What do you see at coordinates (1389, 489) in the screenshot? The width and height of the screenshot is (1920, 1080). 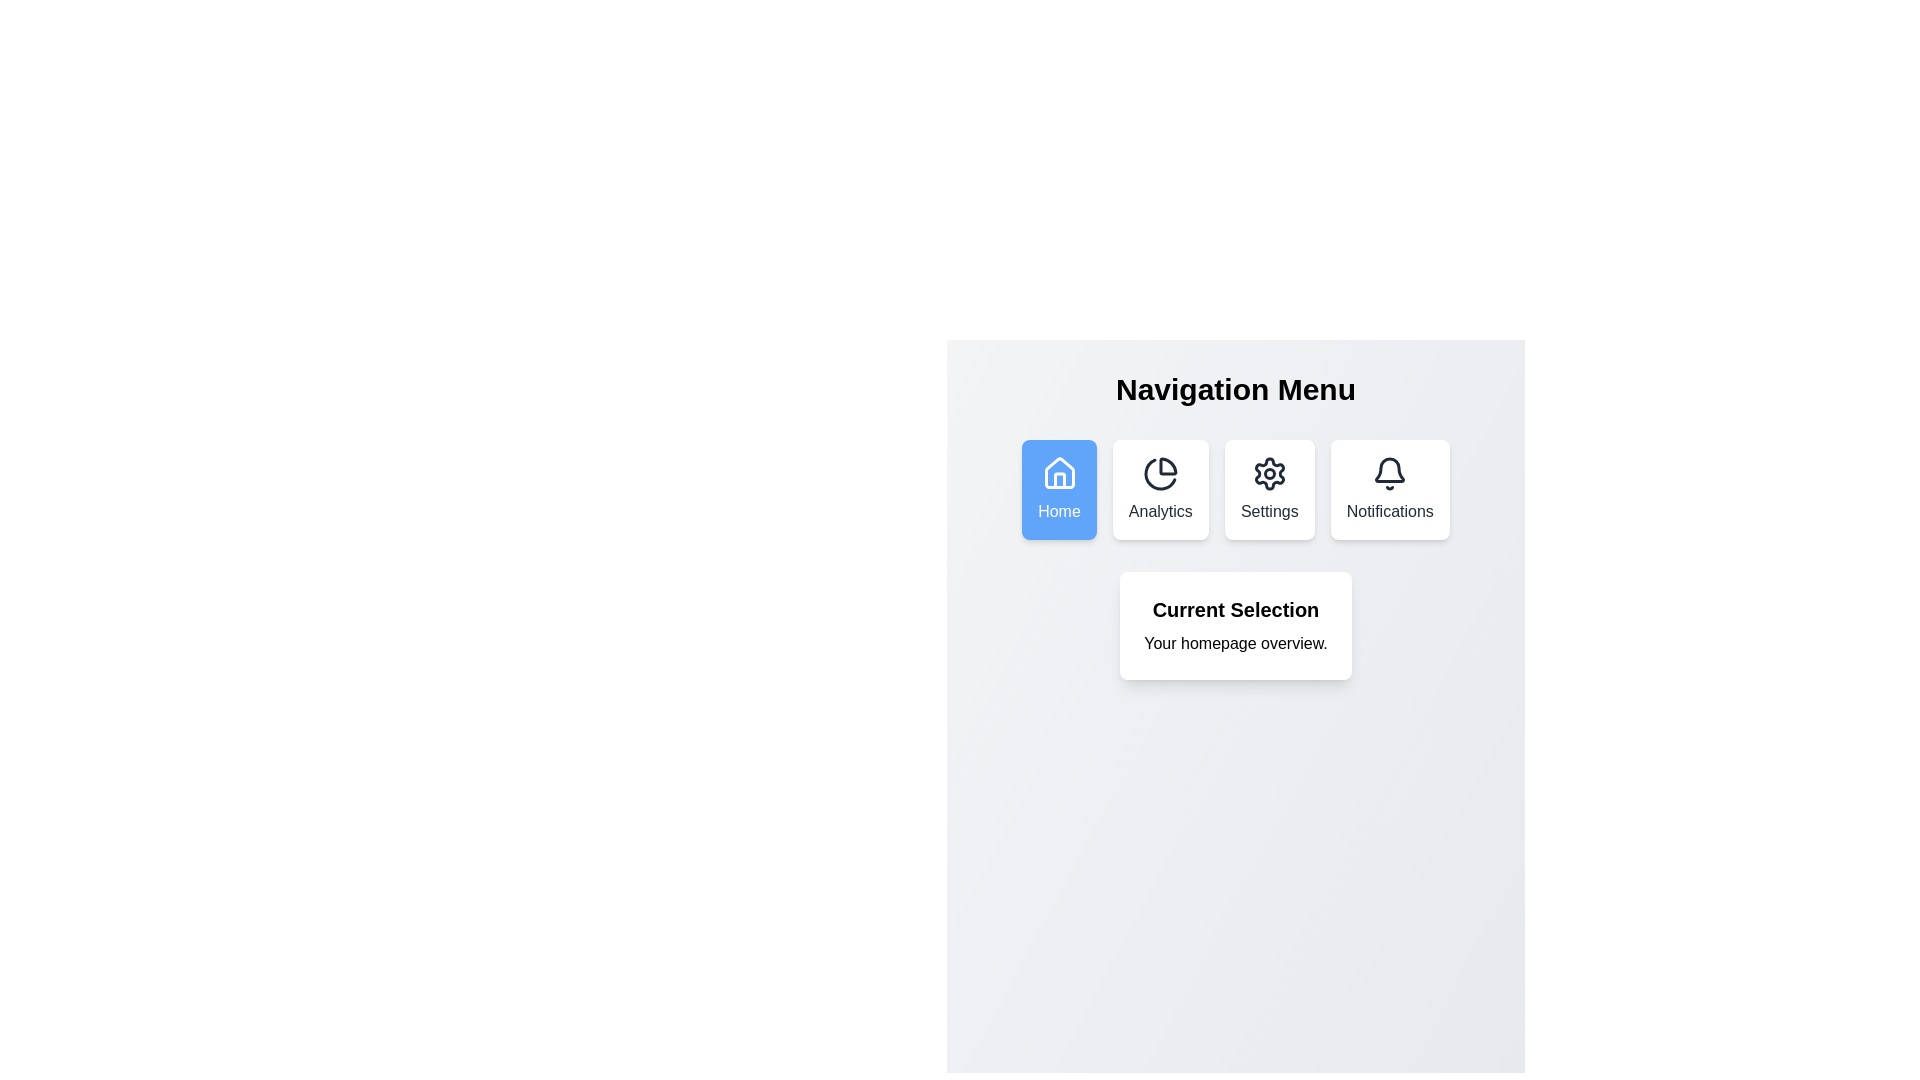 I see `the menu item labeled Notifications to navigate to the corresponding section` at bounding box center [1389, 489].